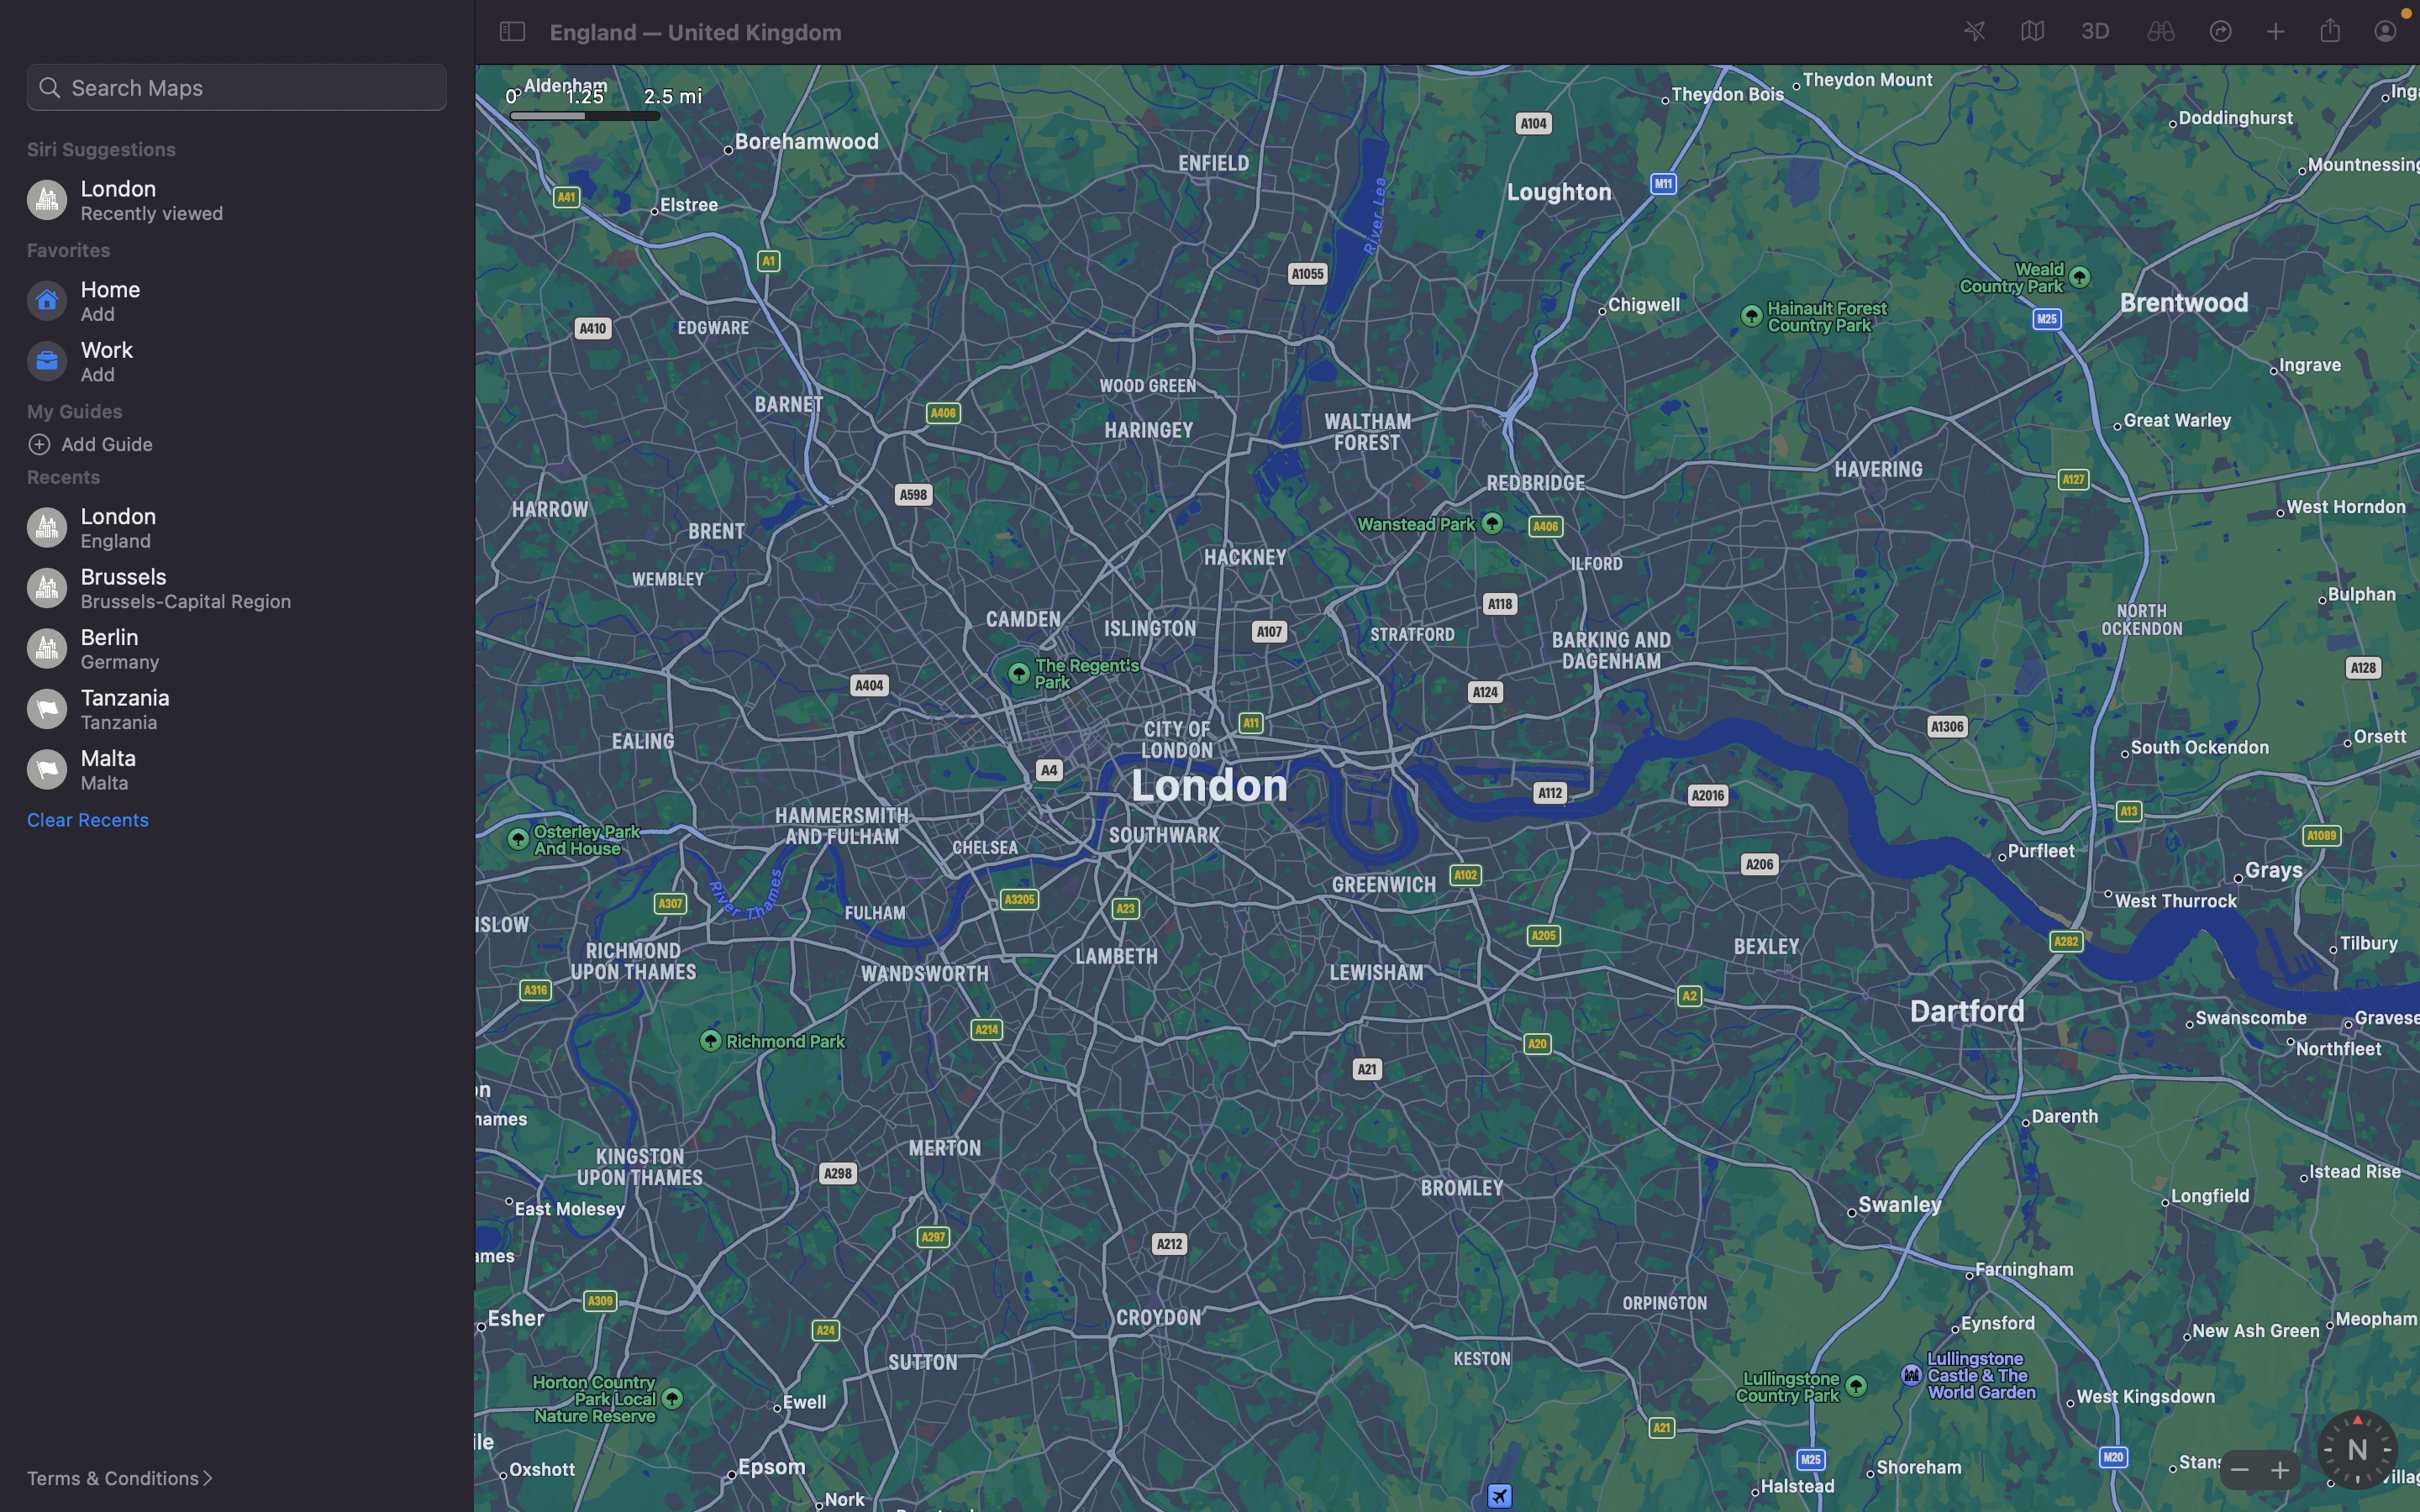  Describe the element at coordinates (2160, 32) in the screenshot. I see `Inspect the current map position` at that location.